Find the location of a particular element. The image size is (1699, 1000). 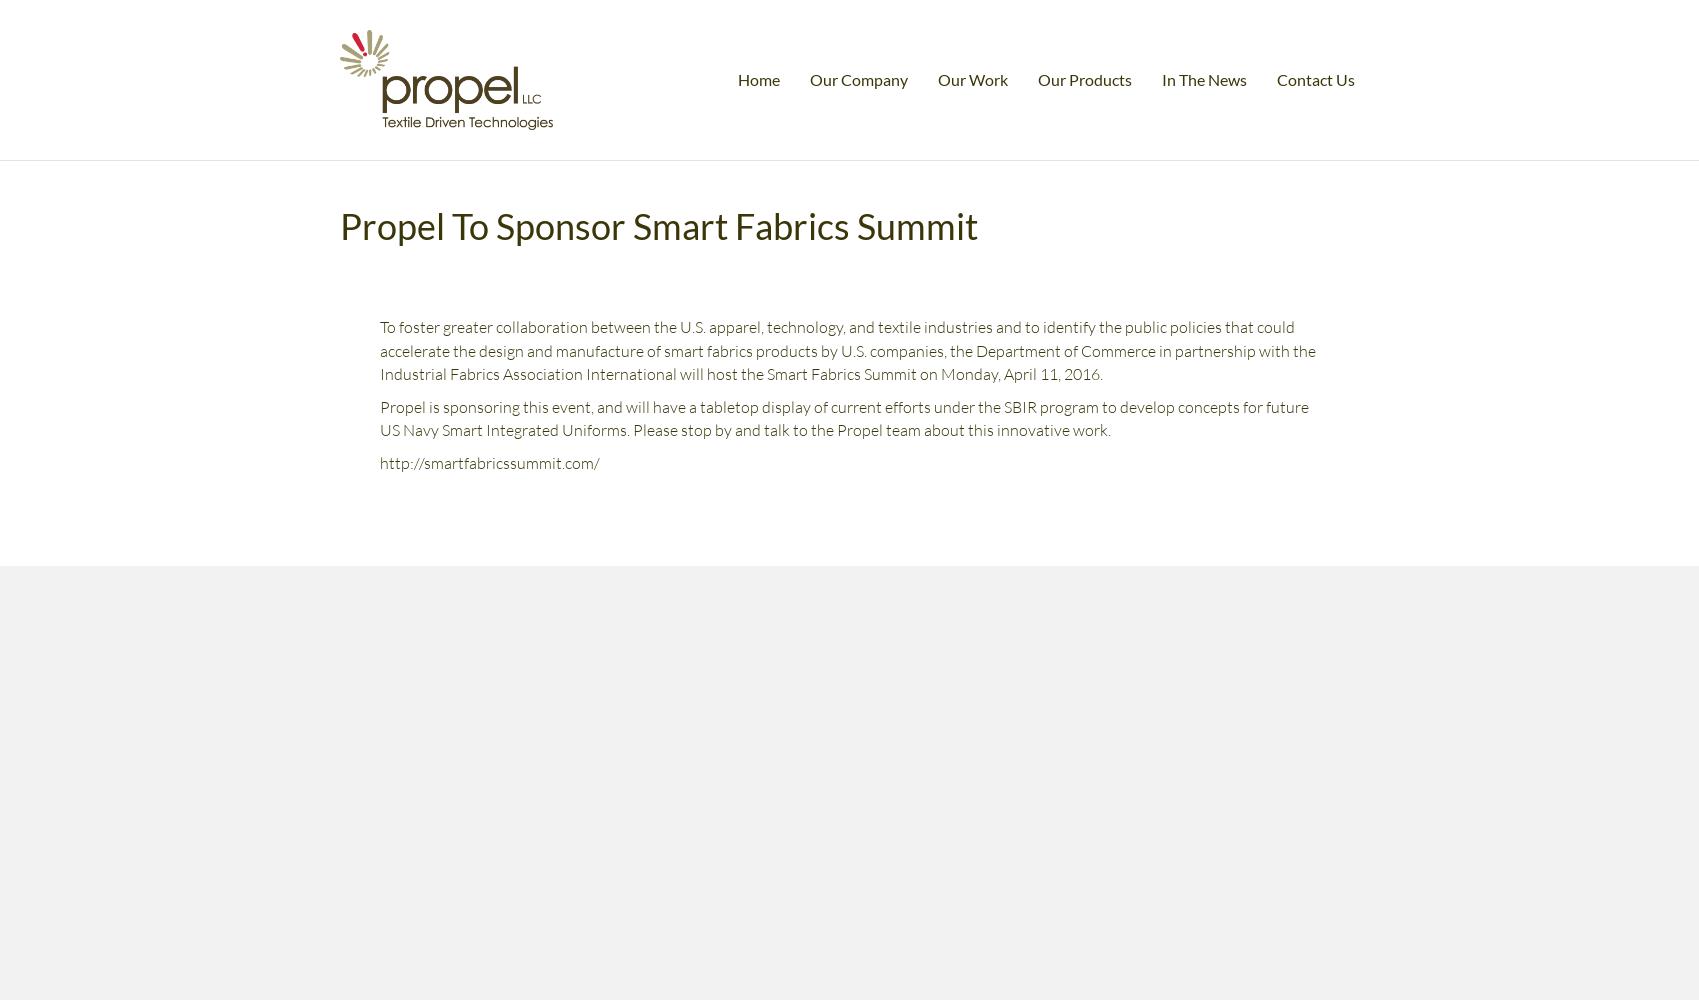

'http://smartfabricssummit.com/' is located at coordinates (487, 462).